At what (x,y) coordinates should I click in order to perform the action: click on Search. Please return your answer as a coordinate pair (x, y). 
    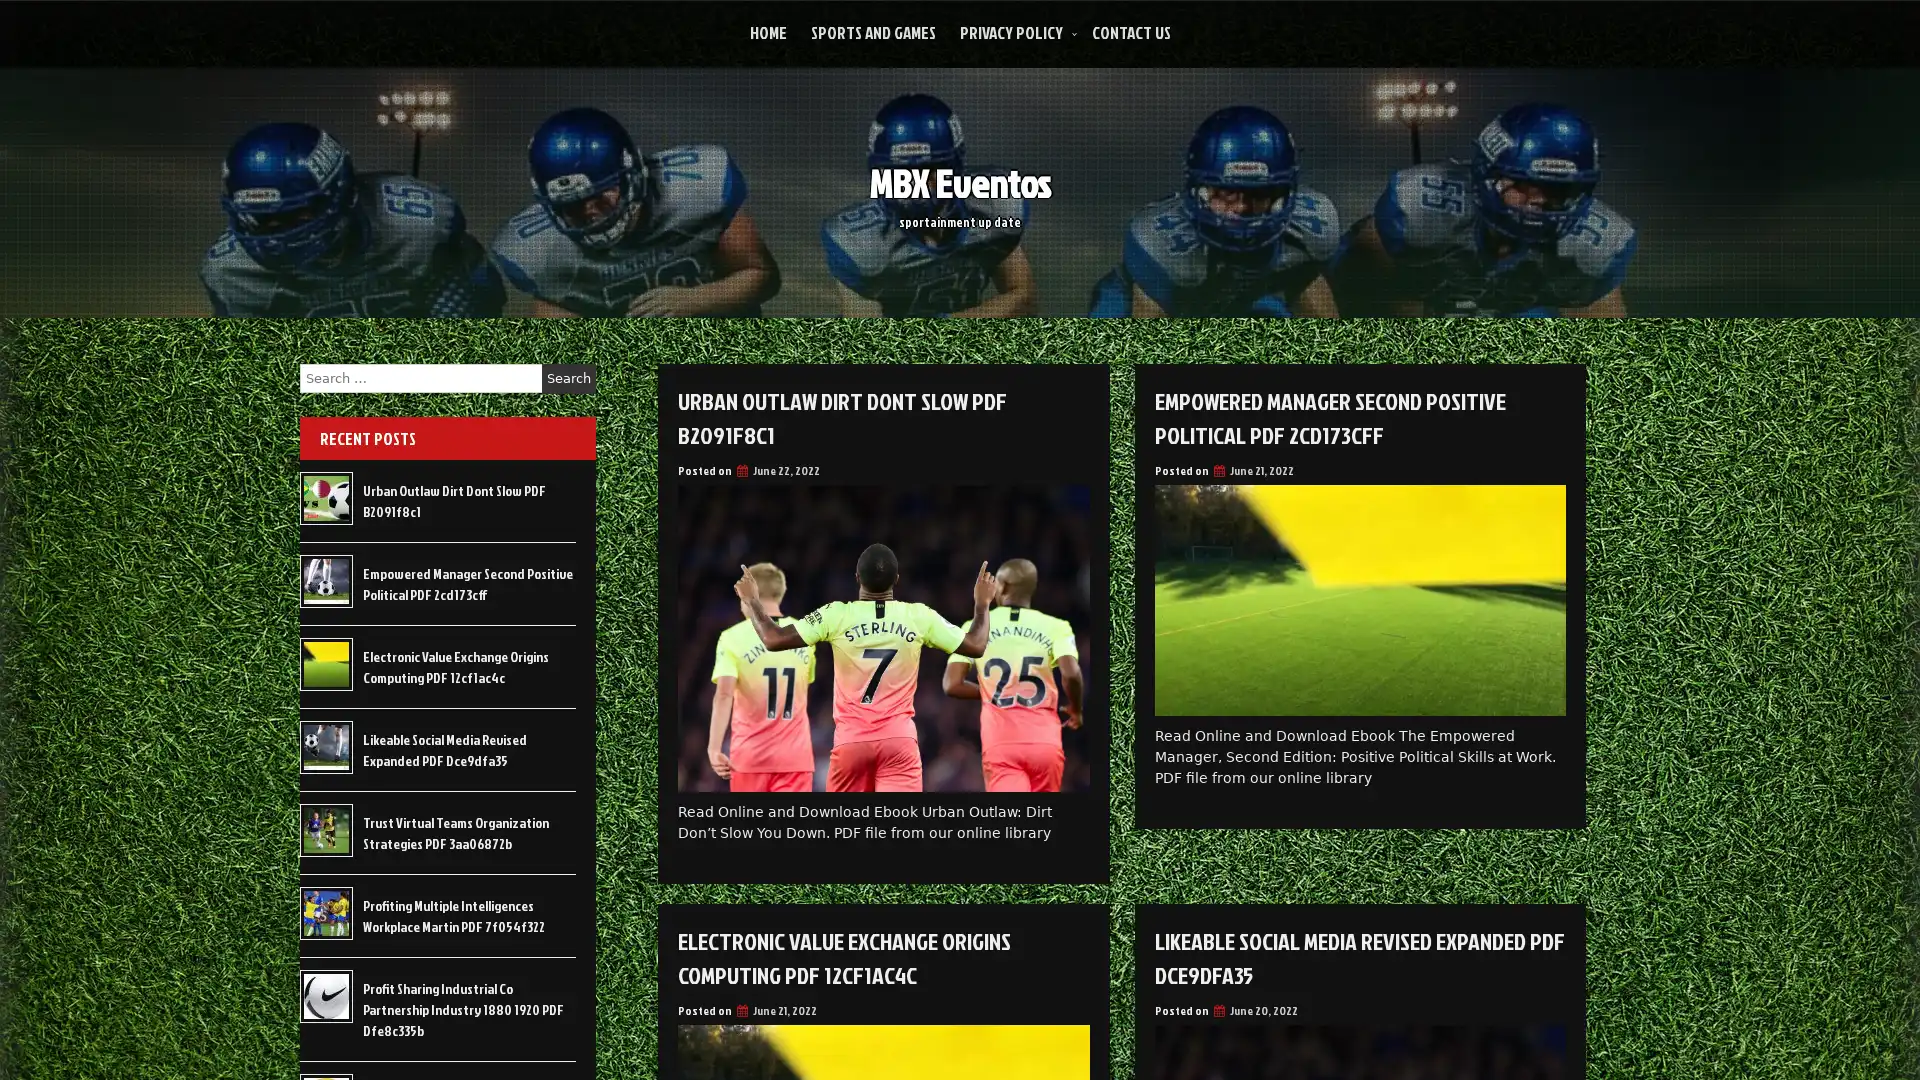
    Looking at the image, I should click on (568, 378).